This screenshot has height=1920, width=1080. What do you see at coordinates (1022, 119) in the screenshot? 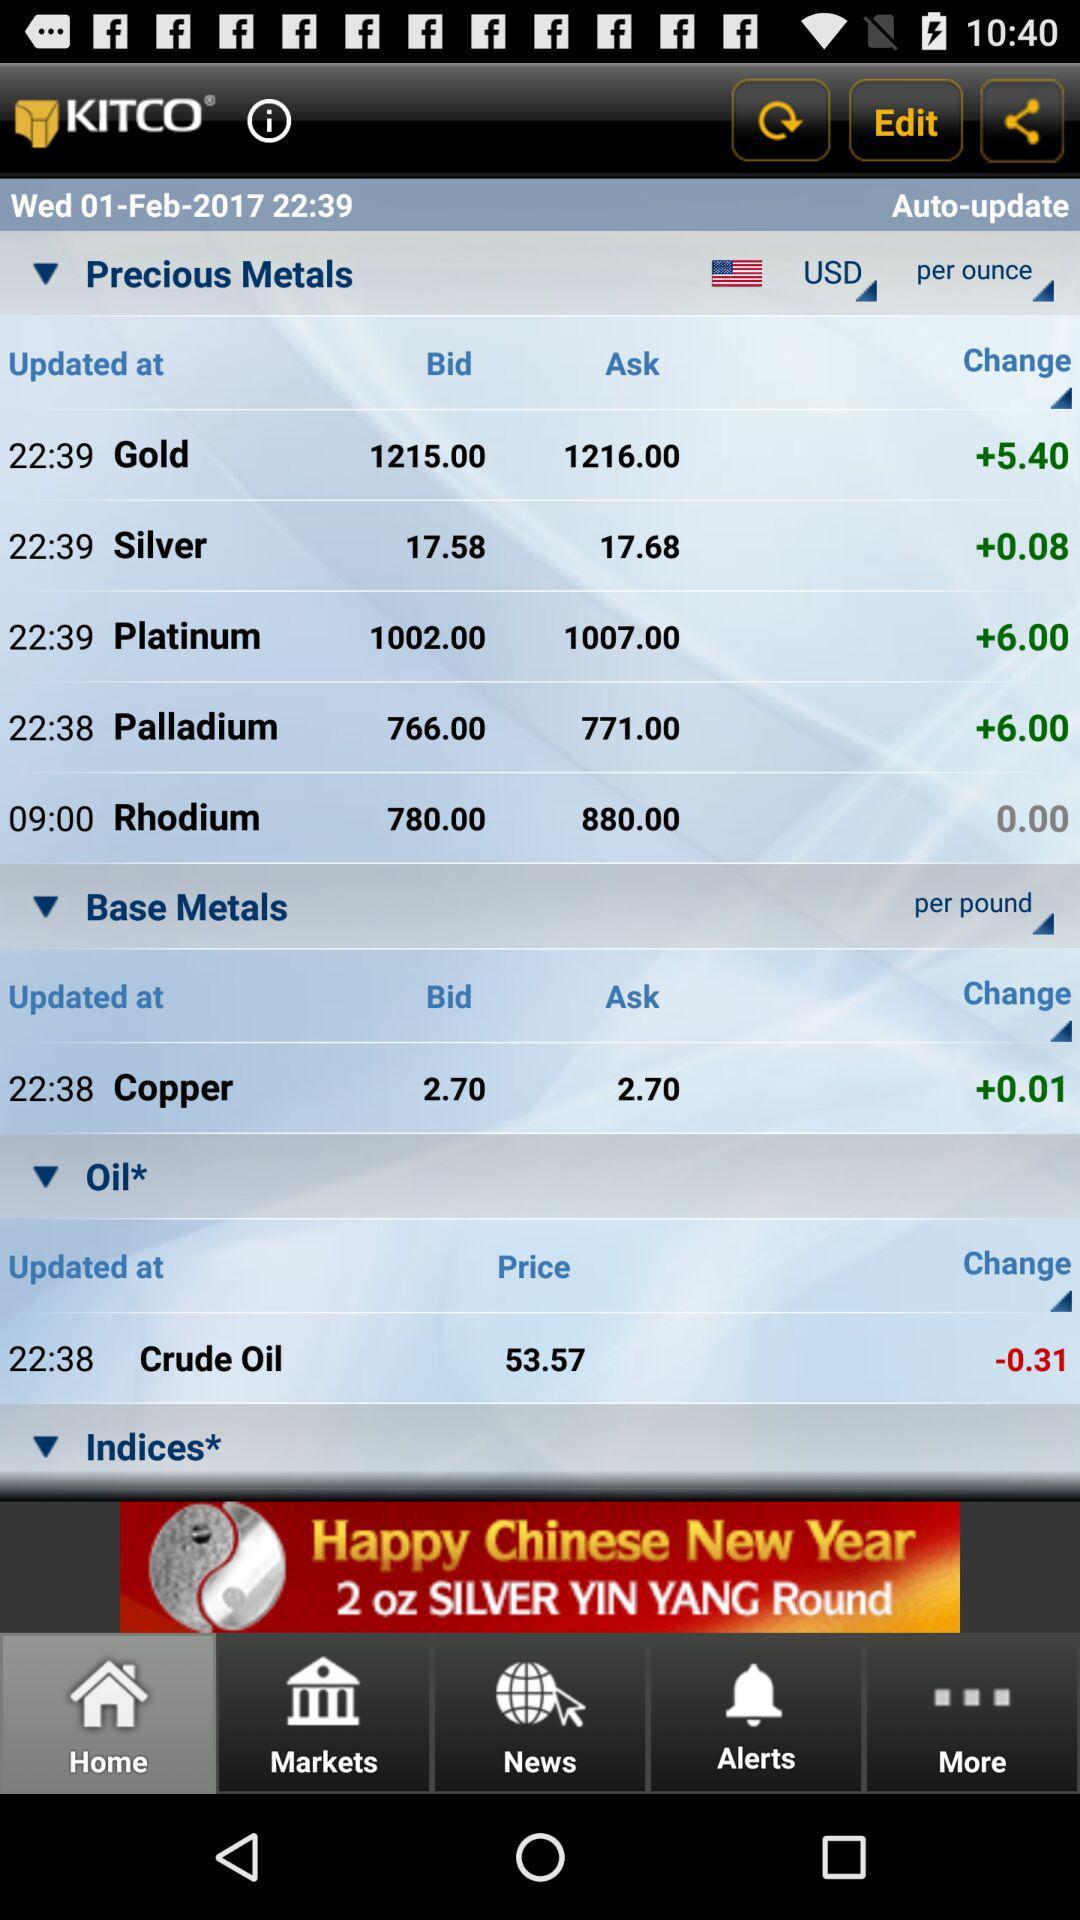
I see `share botton` at bounding box center [1022, 119].